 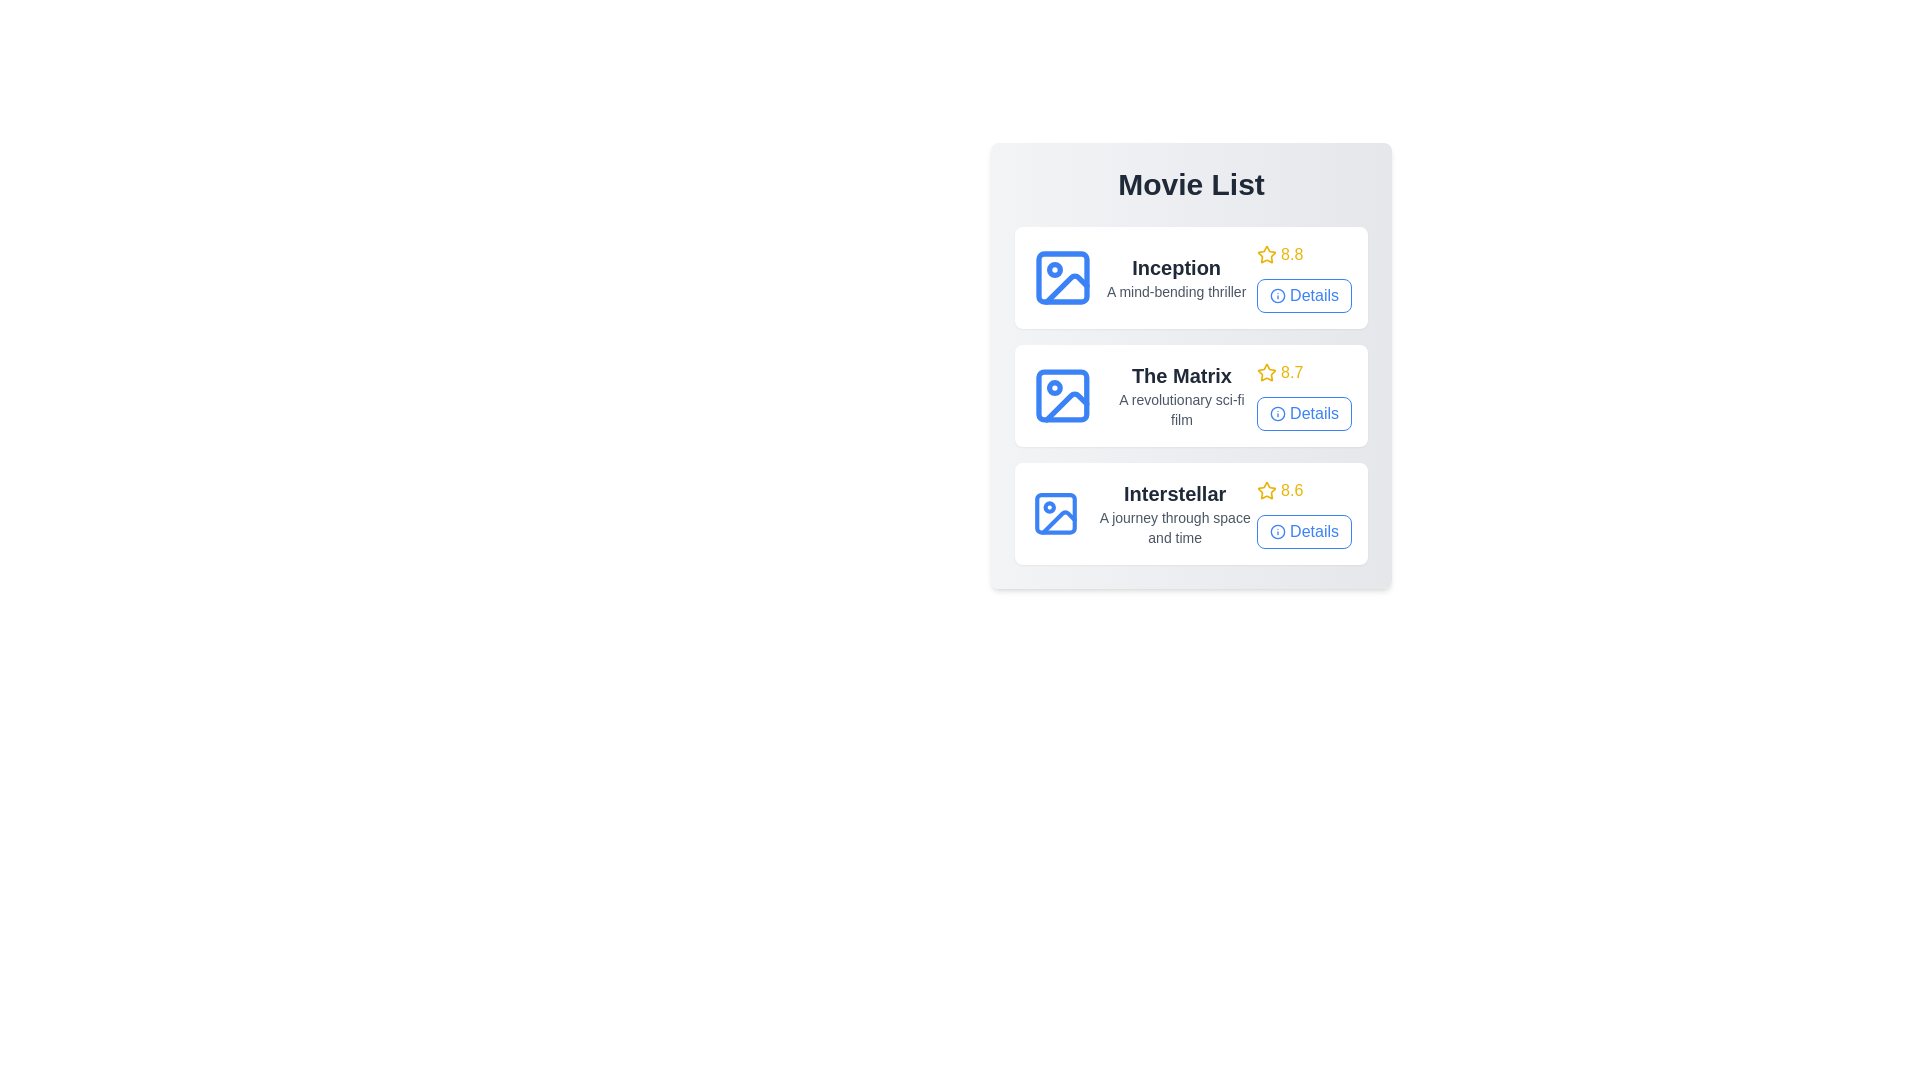 What do you see at coordinates (1176, 266) in the screenshot?
I see `the title of the movie Inception` at bounding box center [1176, 266].